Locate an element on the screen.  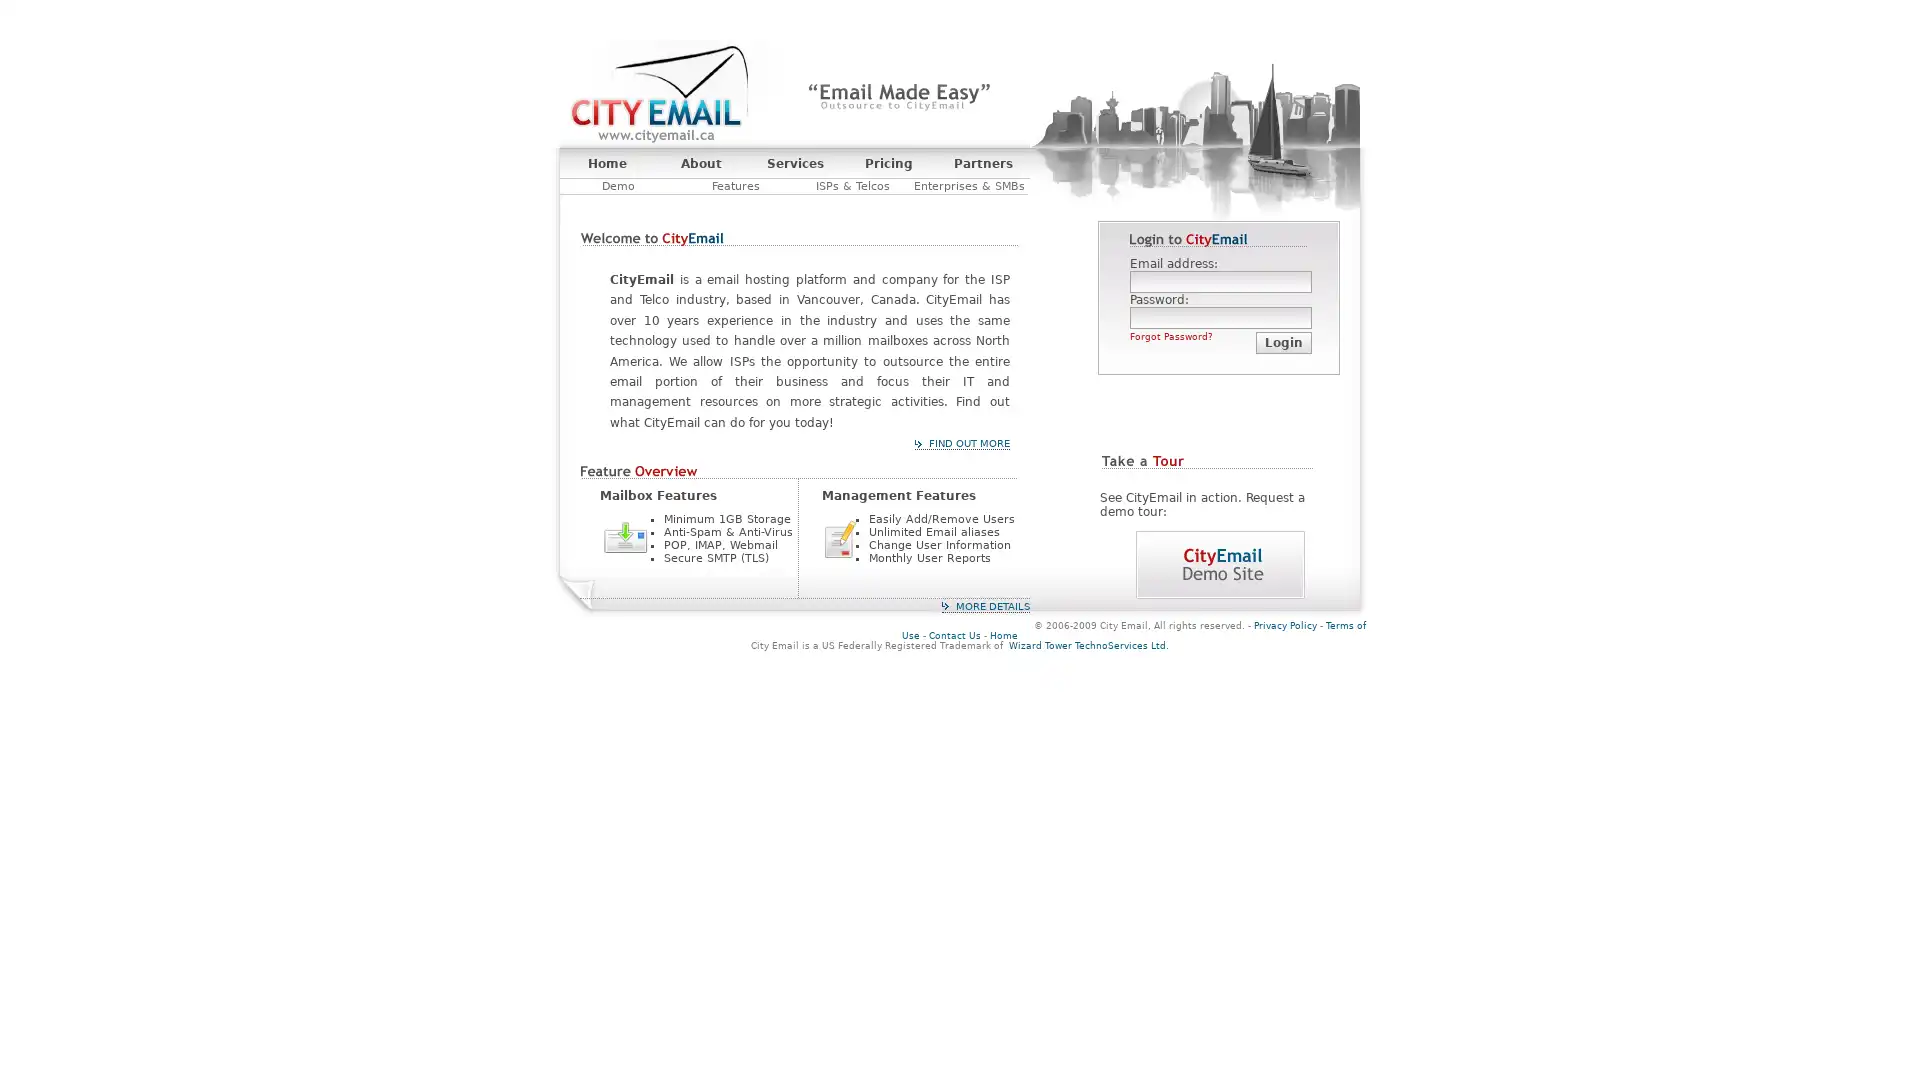
Login is located at coordinates (1283, 342).